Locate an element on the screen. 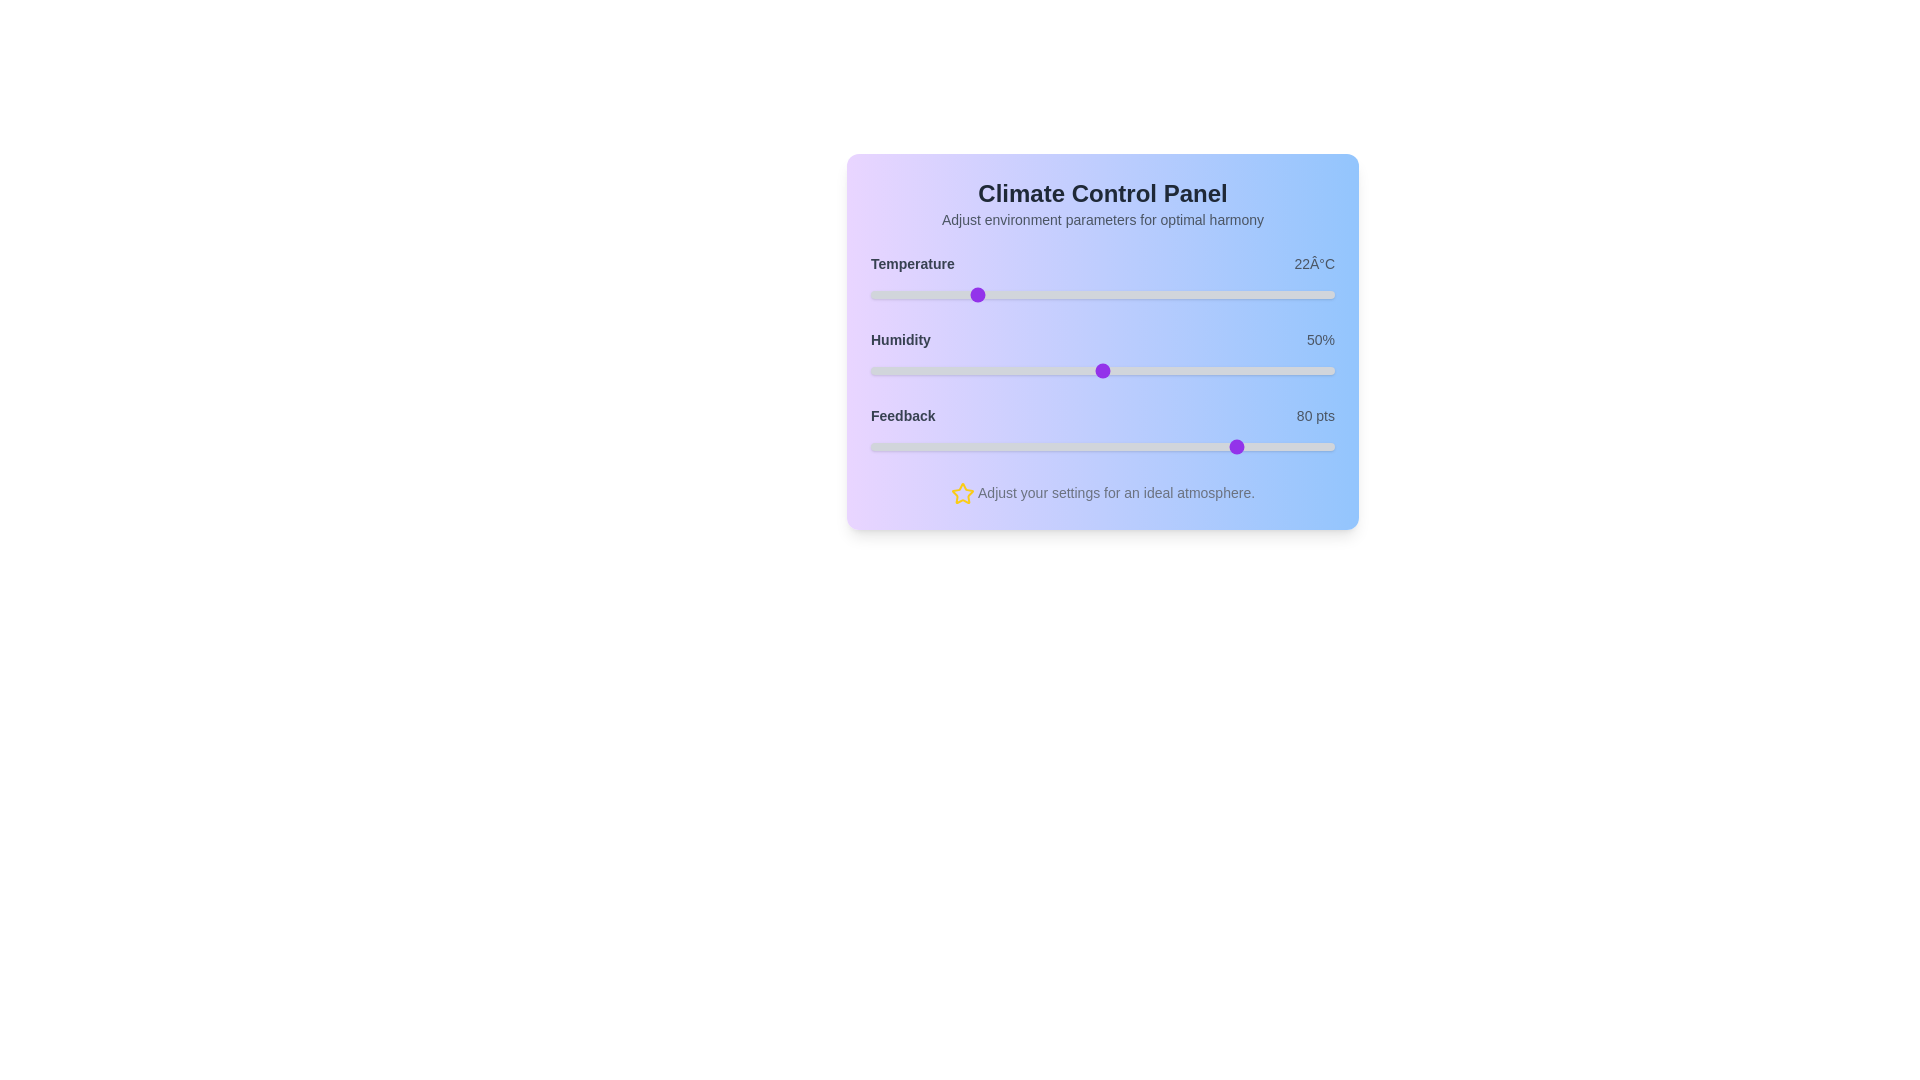  the temperature slider to 24 degrees Celsius is located at coordinates (982, 294).